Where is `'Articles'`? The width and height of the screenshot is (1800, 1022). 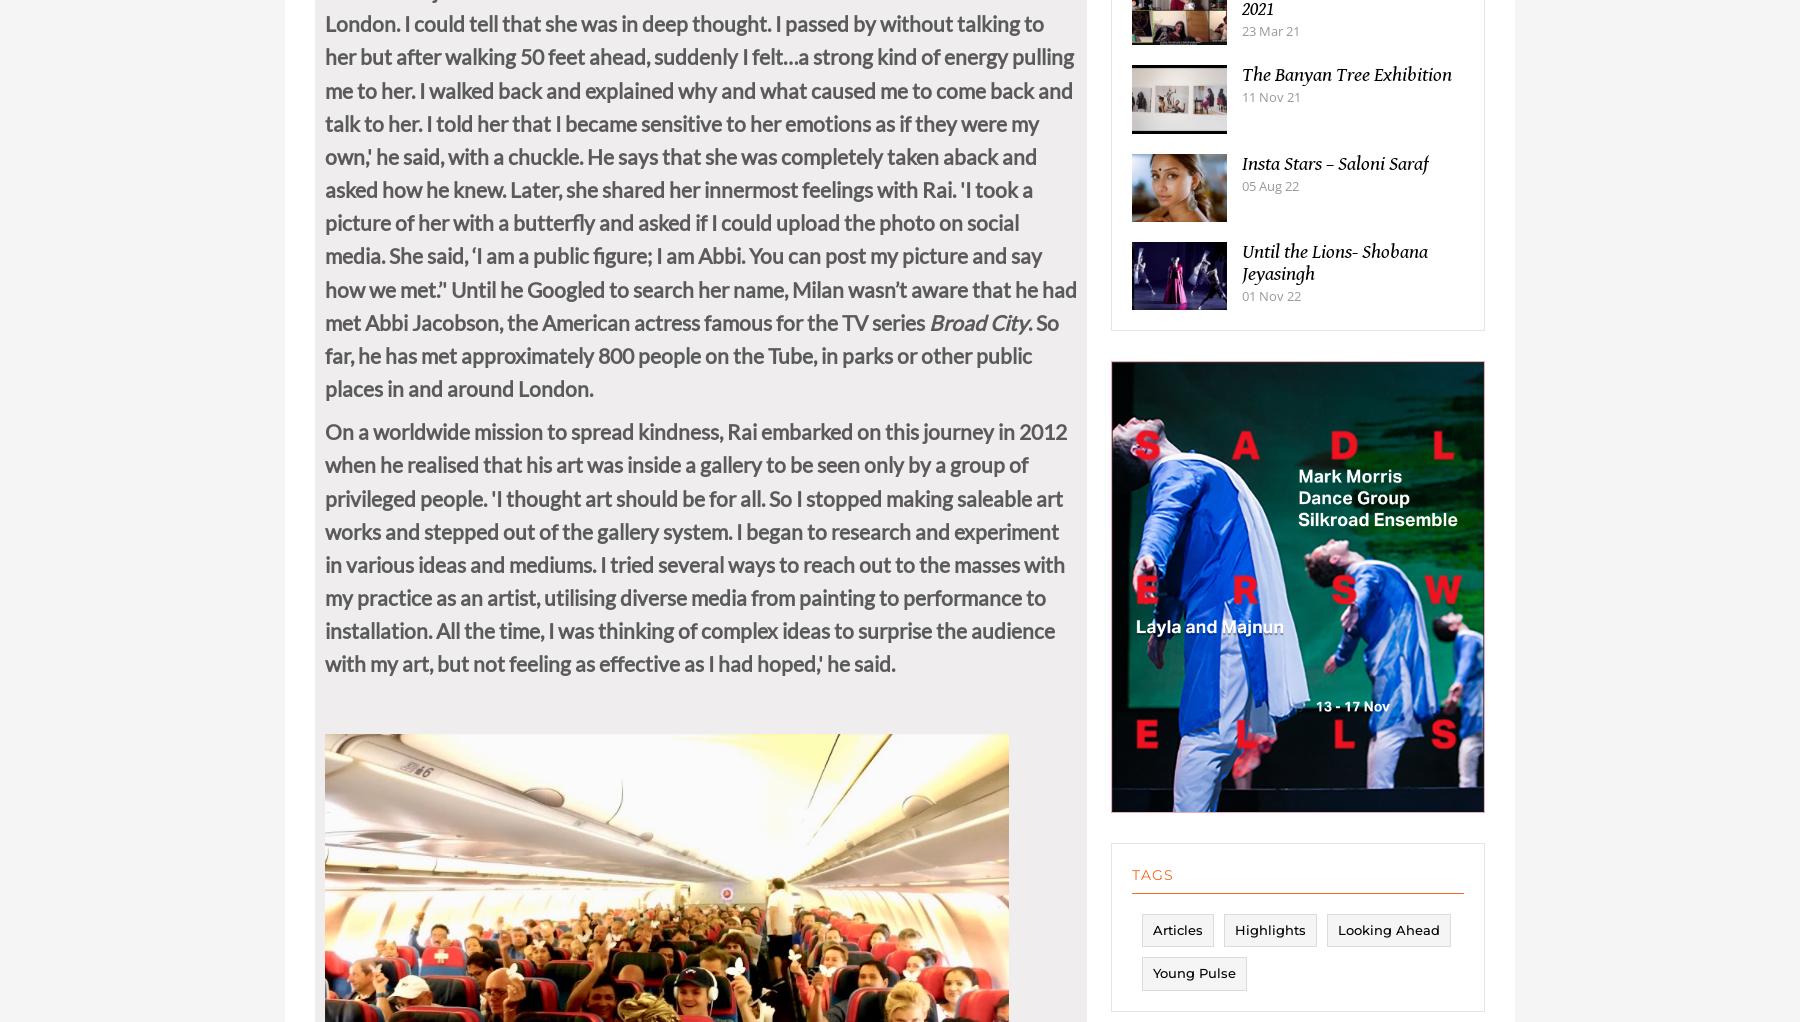
'Articles' is located at coordinates (1152, 949).